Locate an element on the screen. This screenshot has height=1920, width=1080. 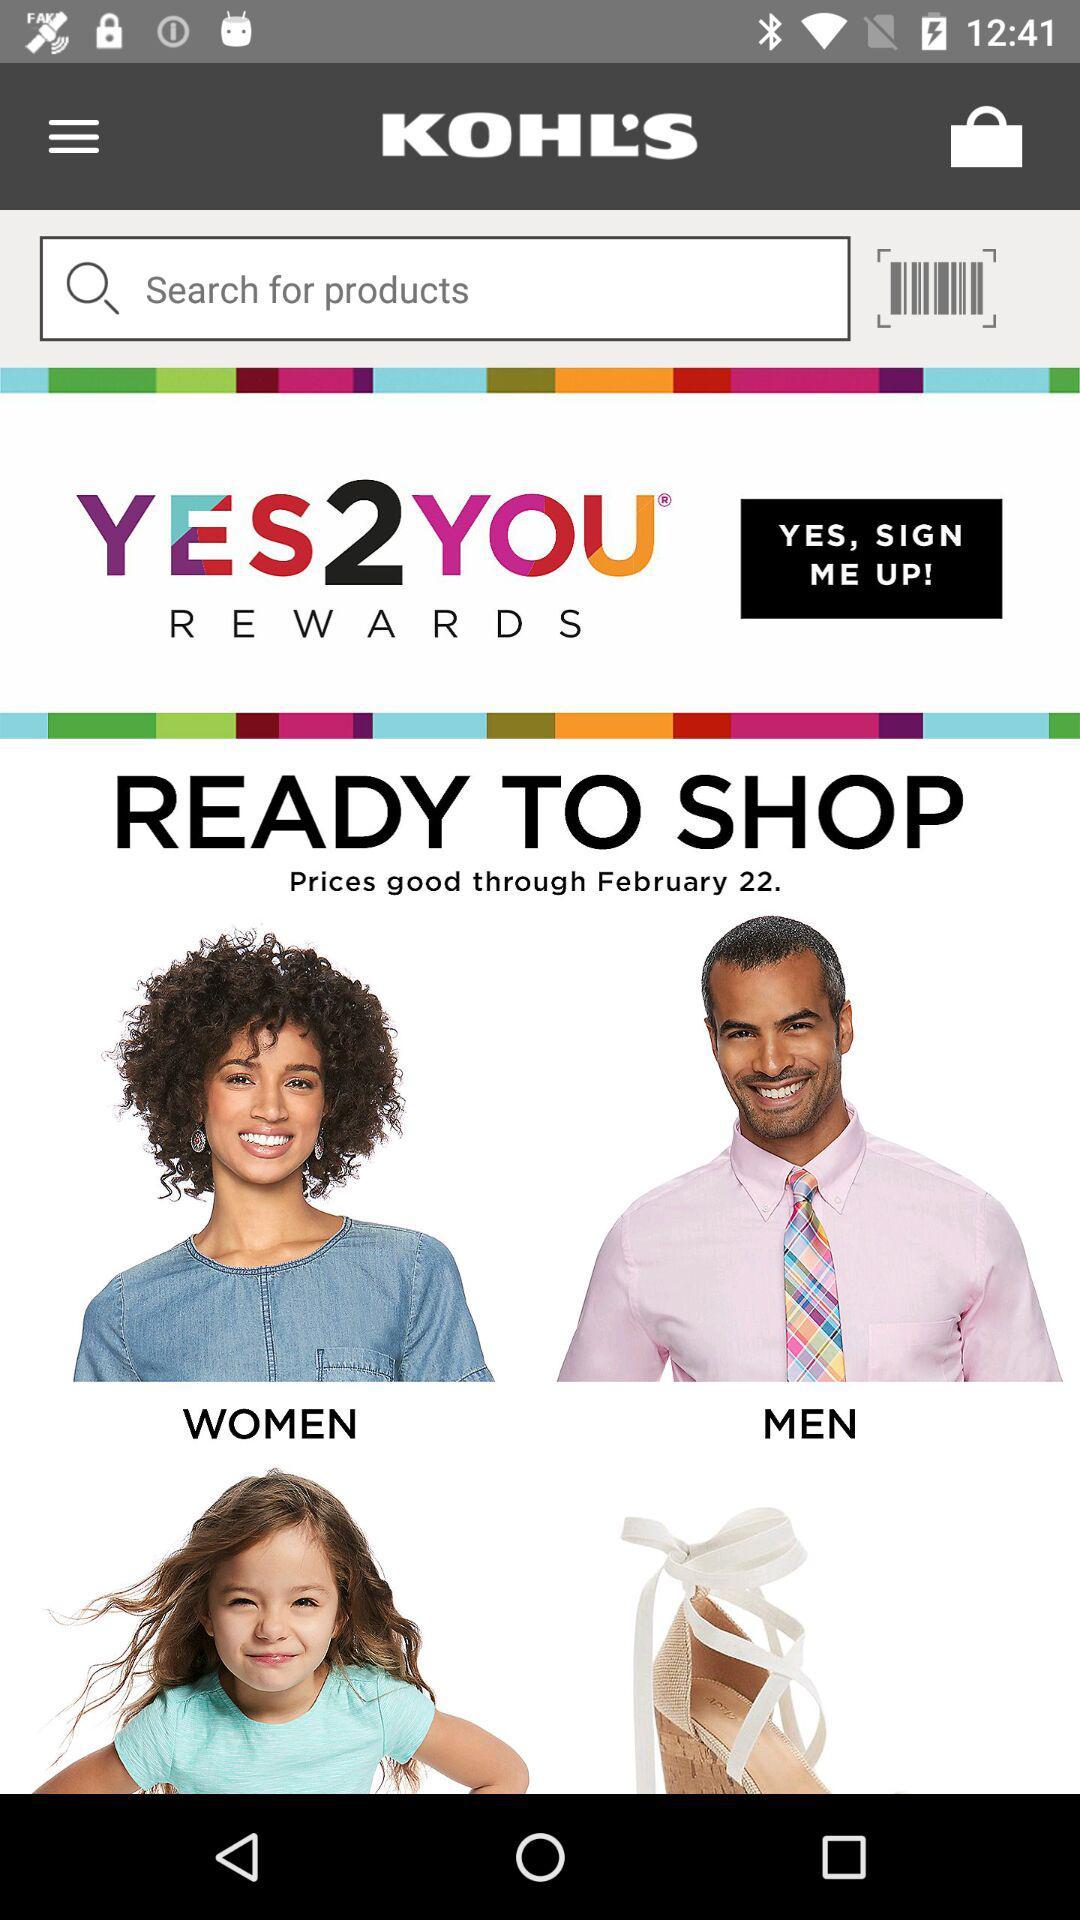
menu page is located at coordinates (72, 135).